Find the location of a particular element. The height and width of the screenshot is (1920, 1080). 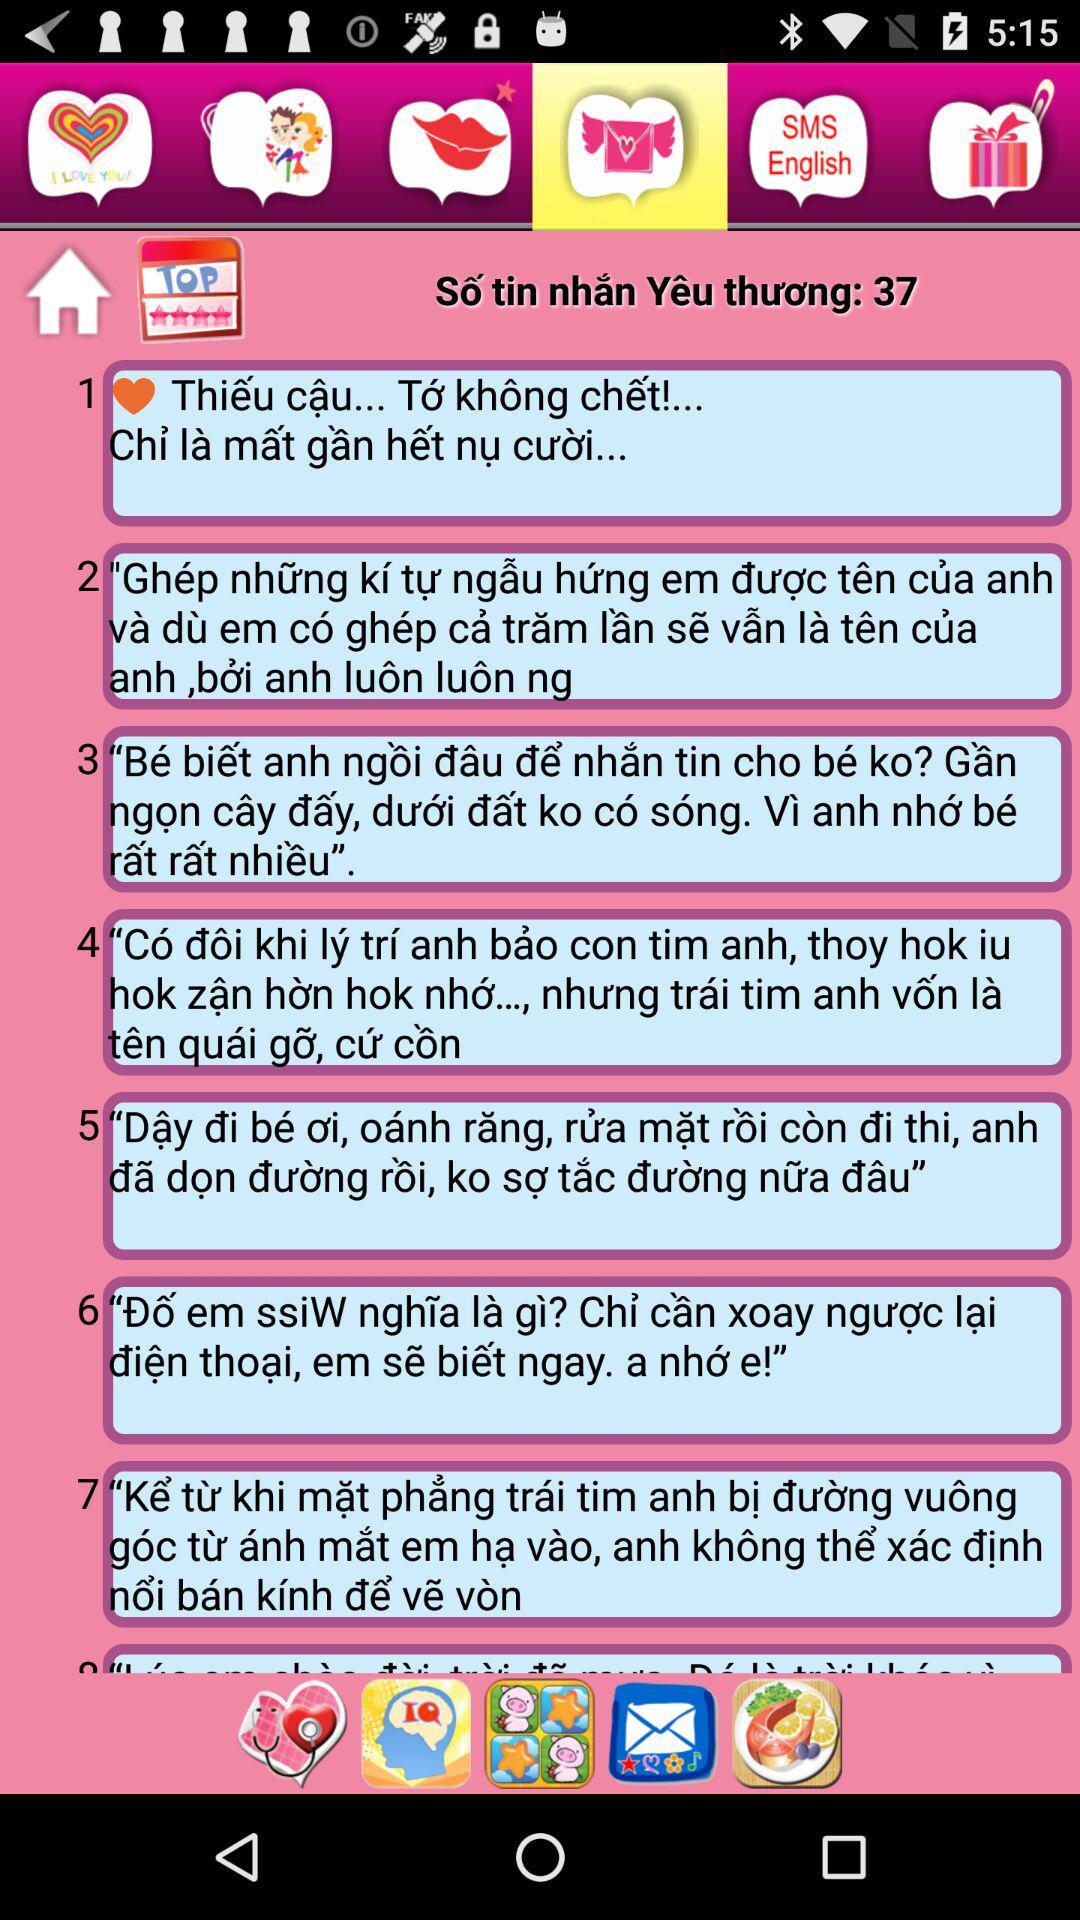

check email is located at coordinates (663, 1732).